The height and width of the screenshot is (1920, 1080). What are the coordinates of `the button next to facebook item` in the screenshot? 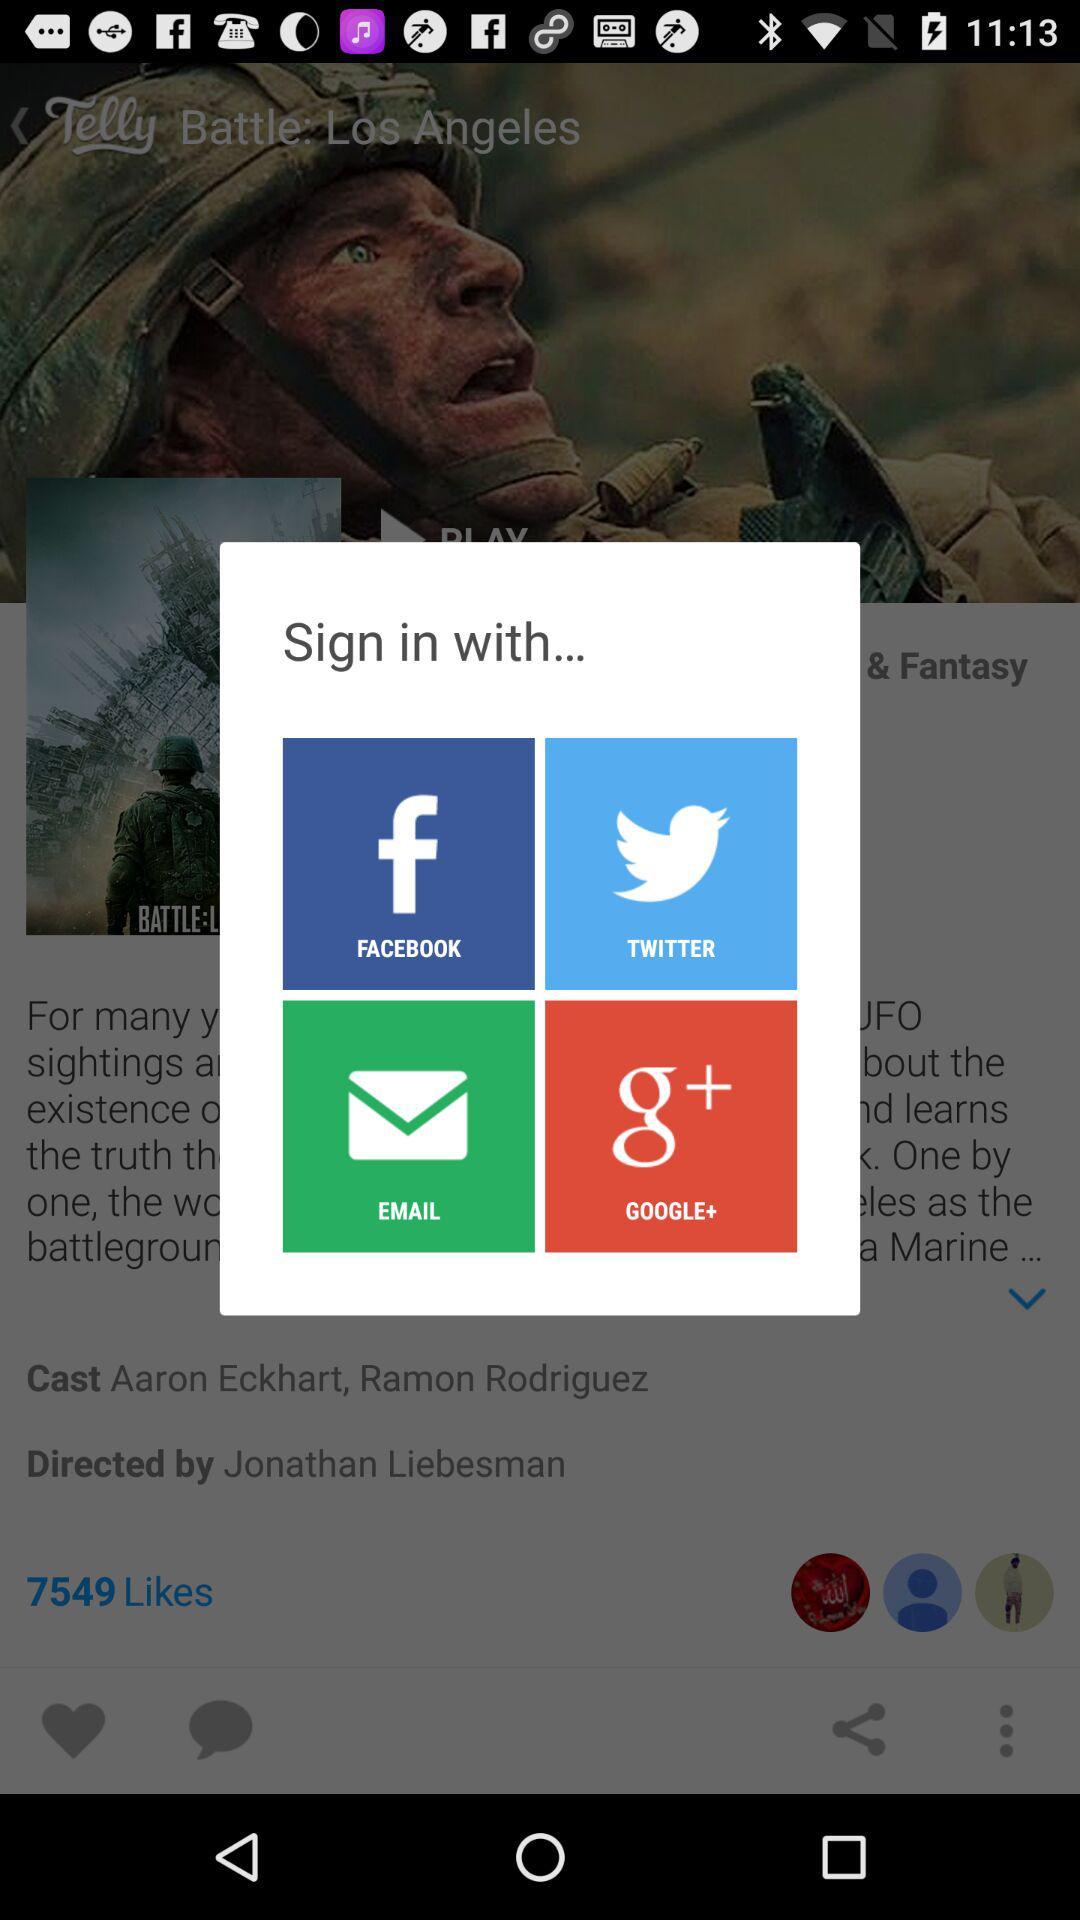 It's located at (671, 1125).